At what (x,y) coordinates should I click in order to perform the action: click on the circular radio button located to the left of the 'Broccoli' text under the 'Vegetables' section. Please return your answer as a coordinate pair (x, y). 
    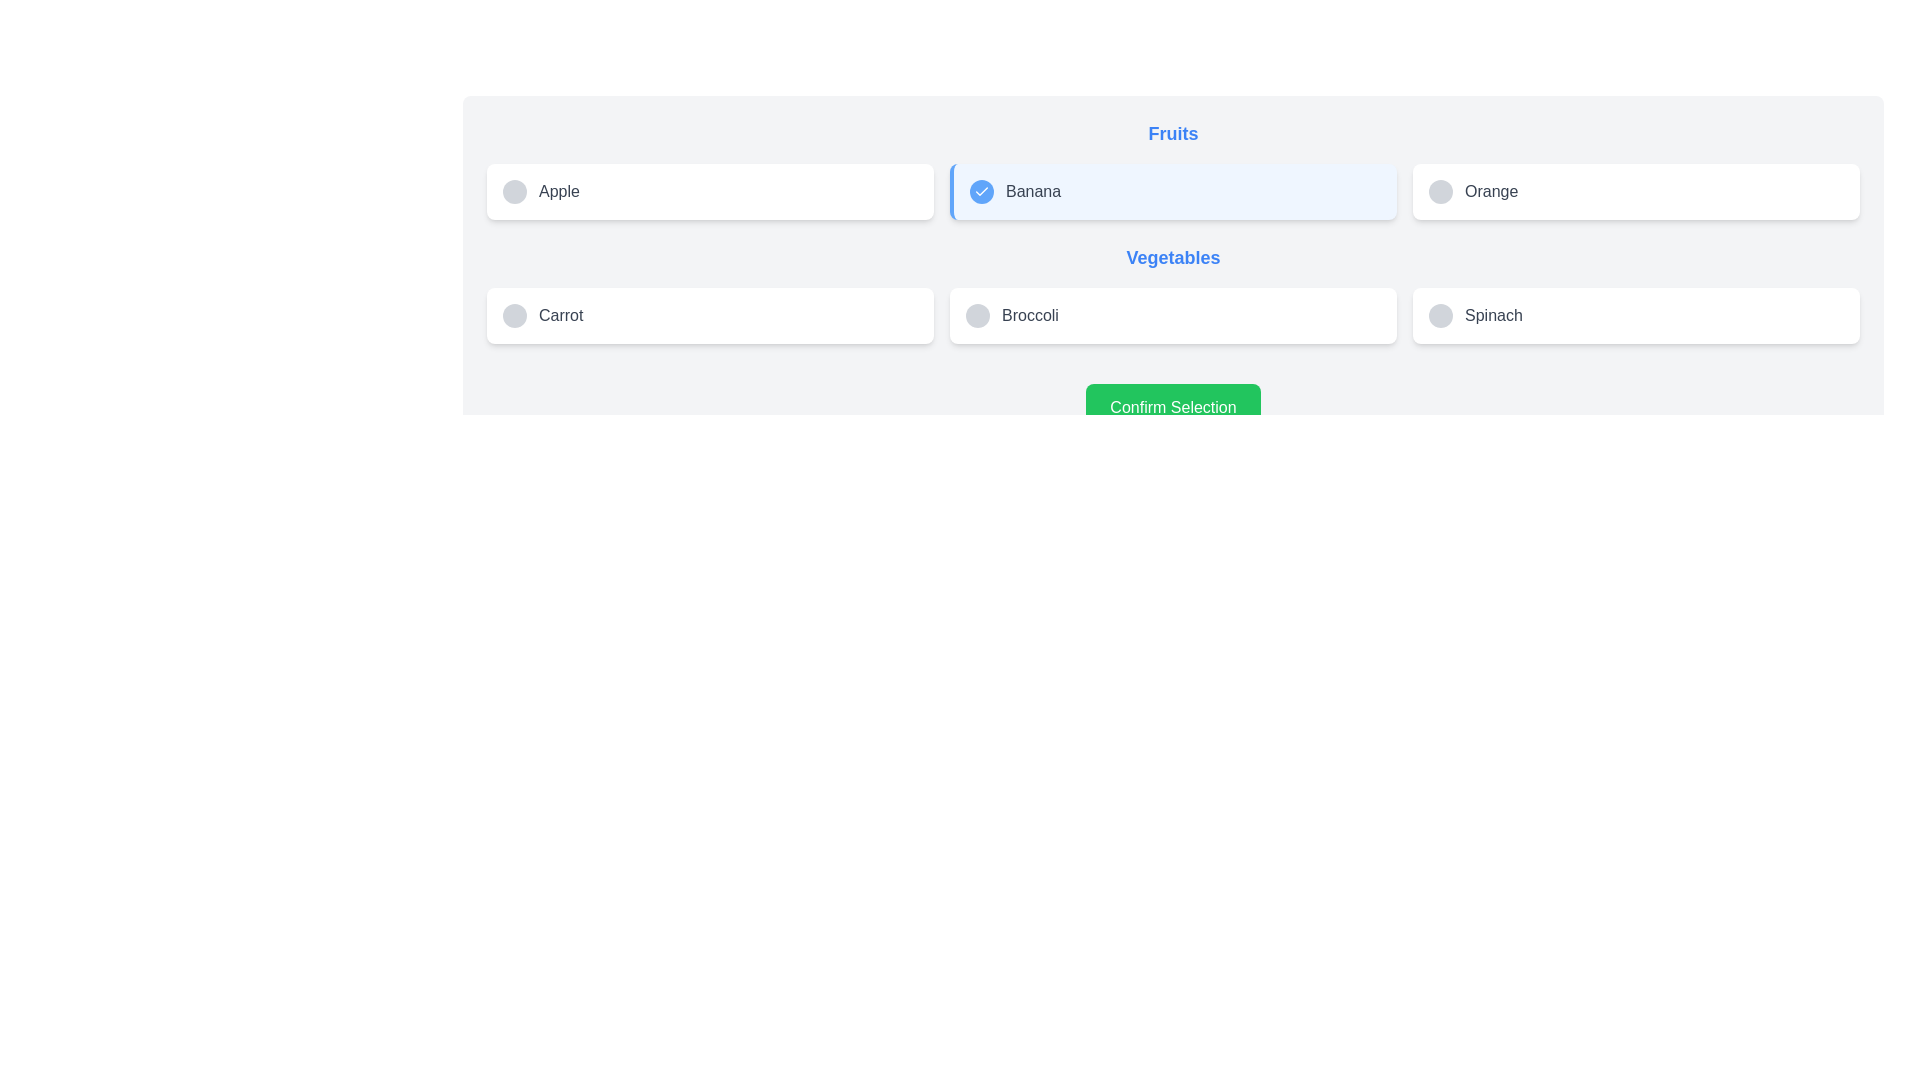
    Looking at the image, I should click on (978, 315).